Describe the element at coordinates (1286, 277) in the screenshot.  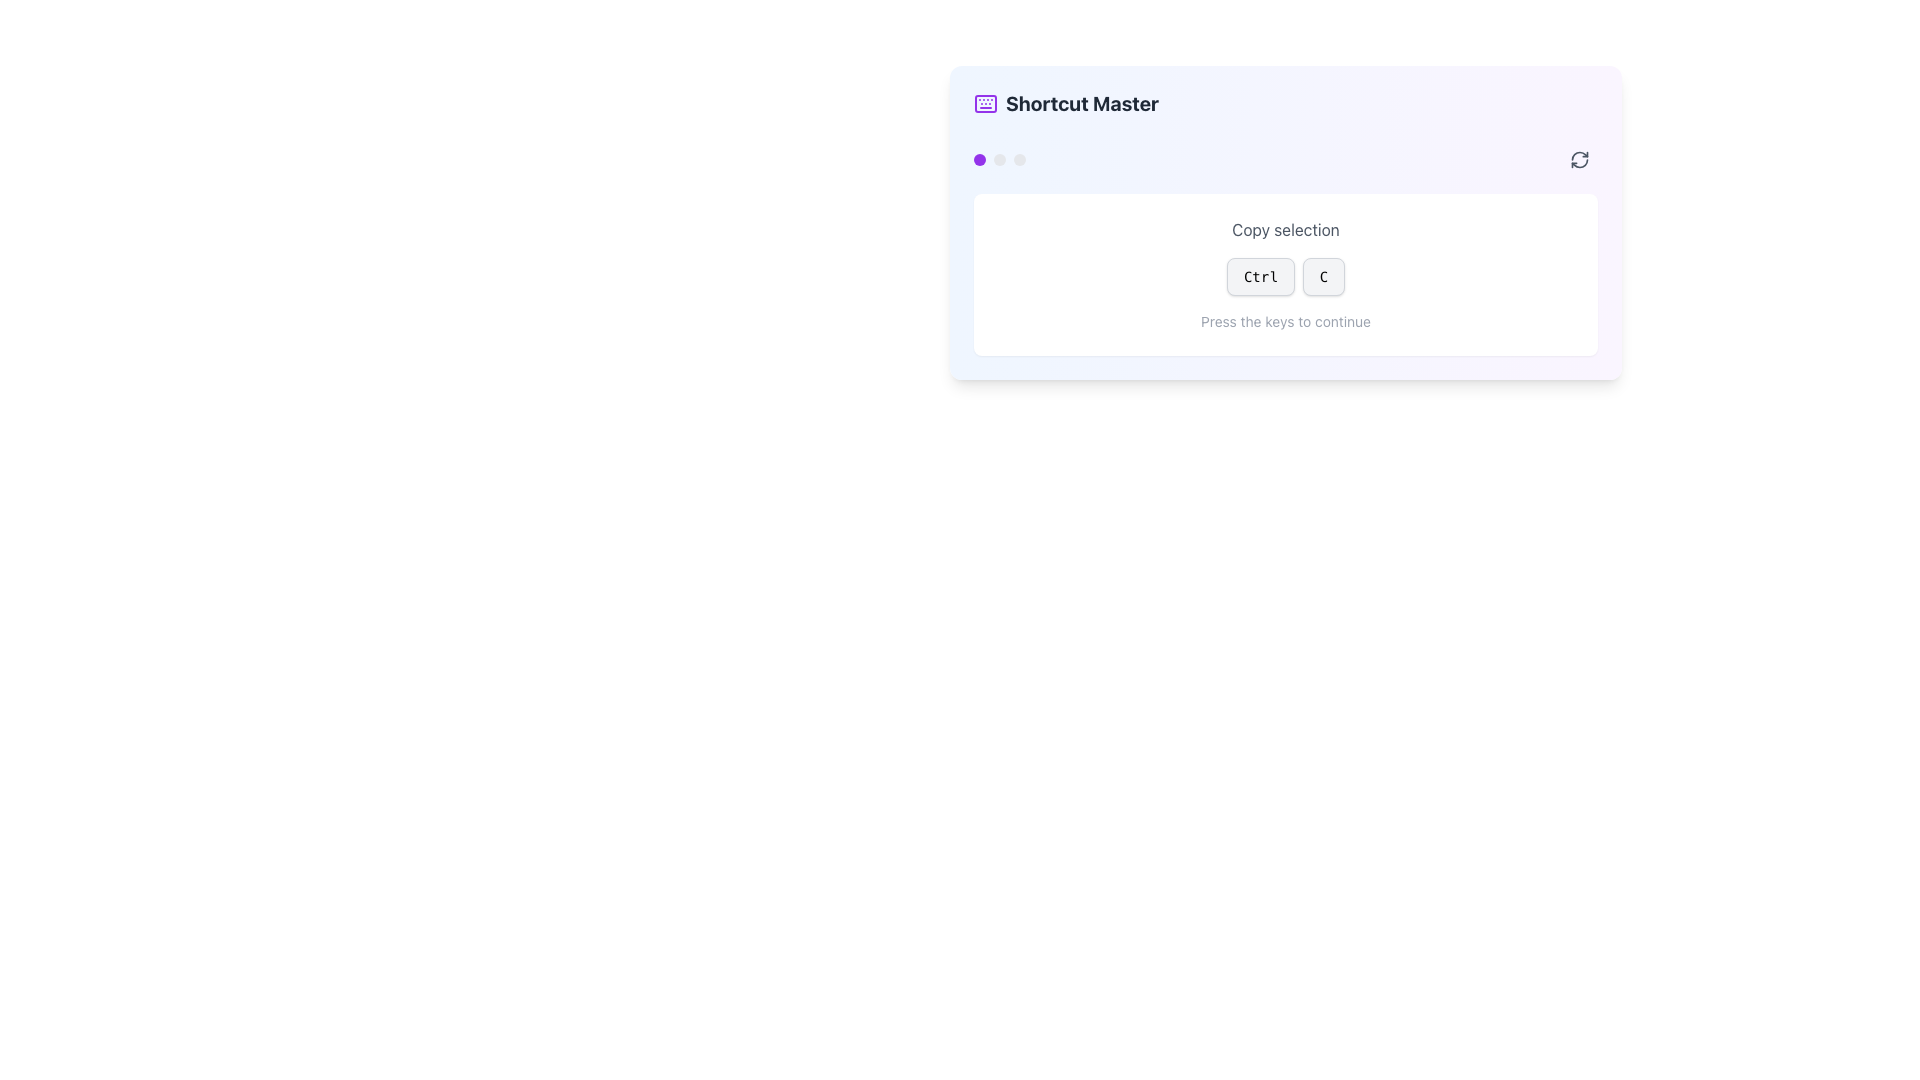
I see `the styled non-interactive buttons representing the keyboard shortcut 'Ctrl' and 'C', located centrally under 'Copy selection'` at that location.